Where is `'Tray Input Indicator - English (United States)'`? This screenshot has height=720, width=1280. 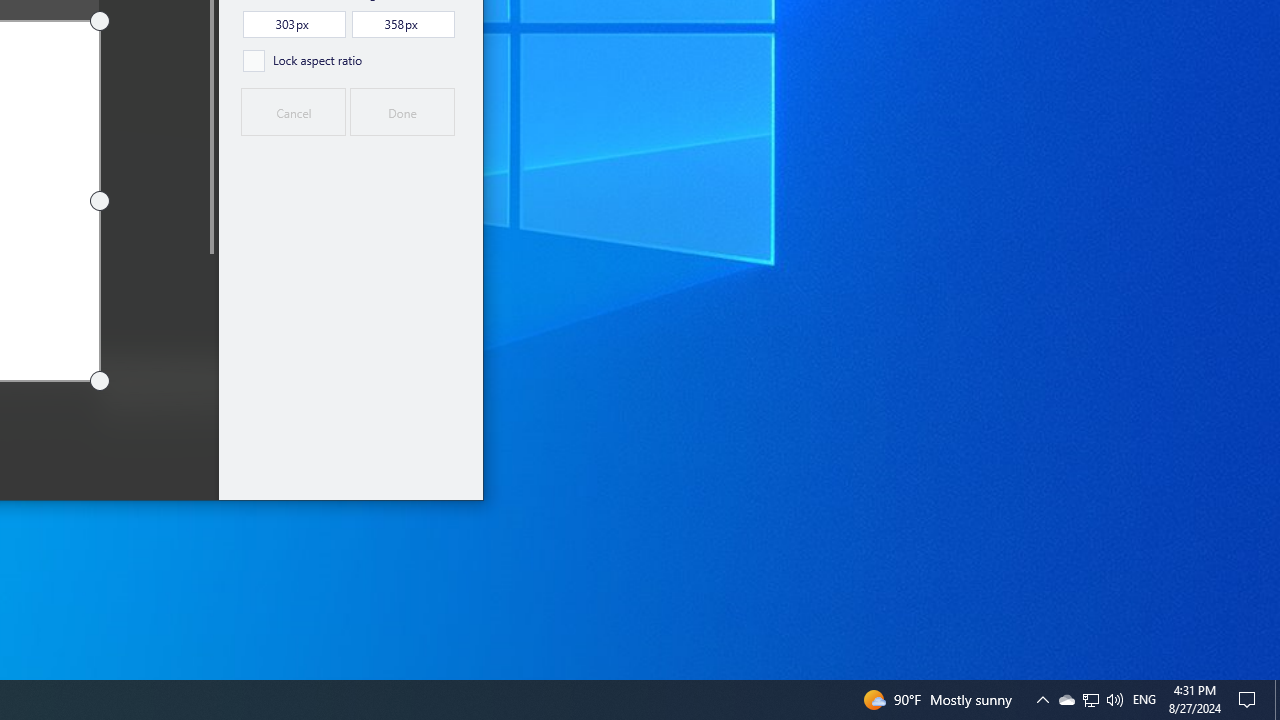 'Tray Input Indicator - English (United States)' is located at coordinates (1144, 698).